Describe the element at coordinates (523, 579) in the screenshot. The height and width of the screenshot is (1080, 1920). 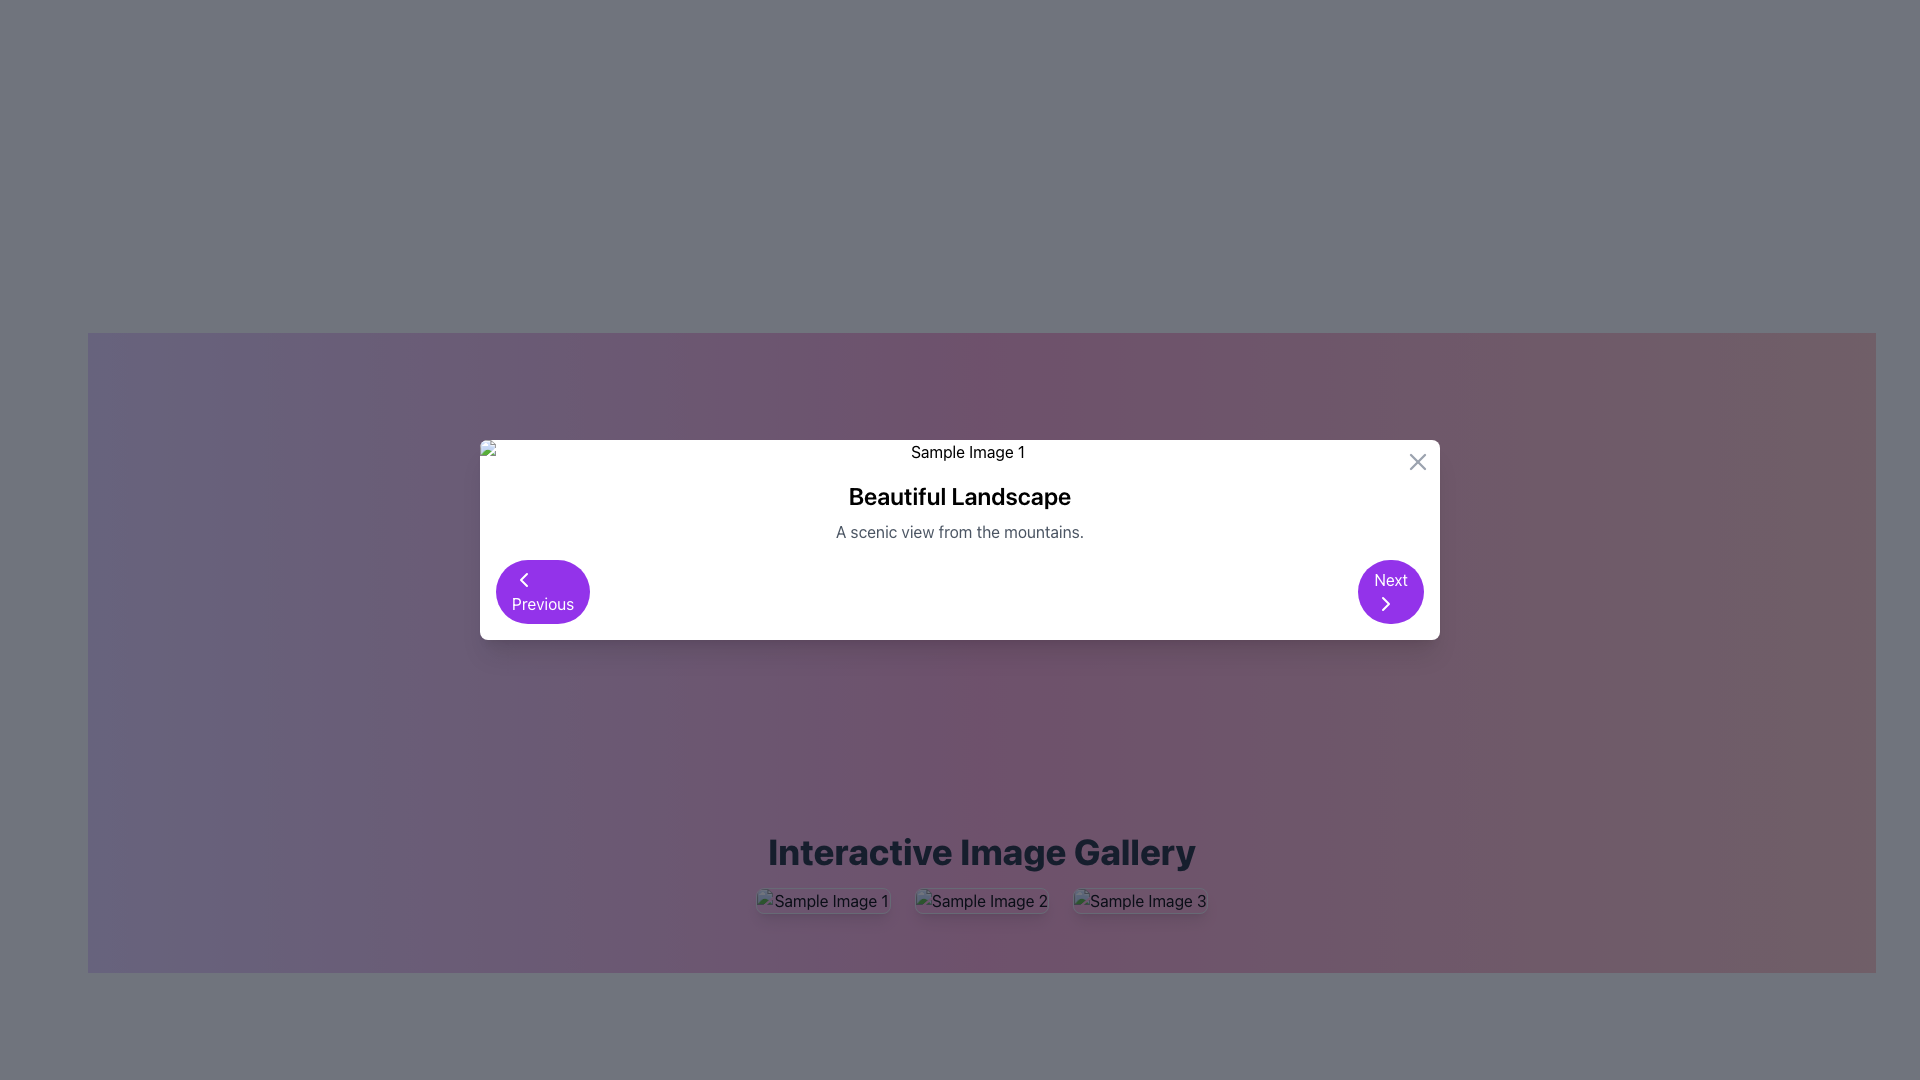
I see `the 'Previous' button that contains the left-facing chevron arrow icon` at that location.